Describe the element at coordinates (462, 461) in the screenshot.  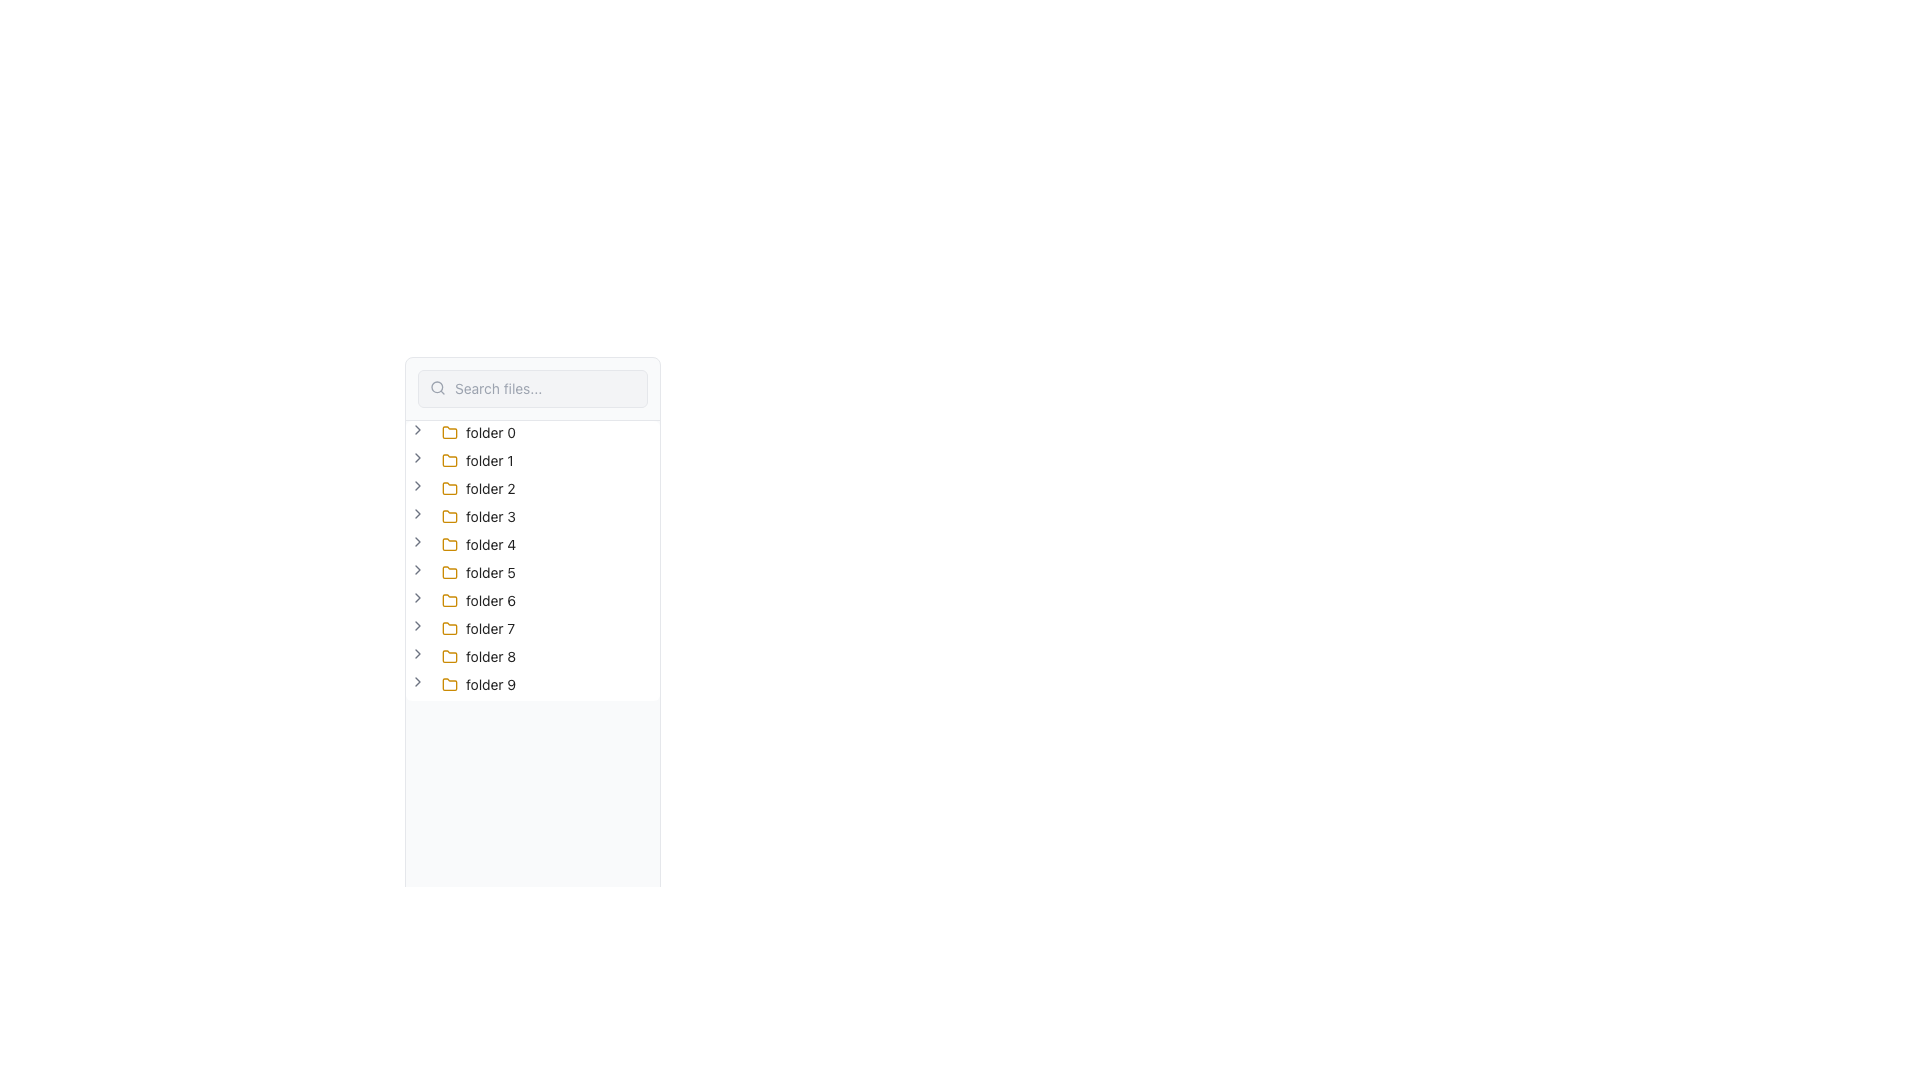
I see `the 'folder 1' expandable list entry marked by a yellow folder icon and a right-pointing chevron` at that location.